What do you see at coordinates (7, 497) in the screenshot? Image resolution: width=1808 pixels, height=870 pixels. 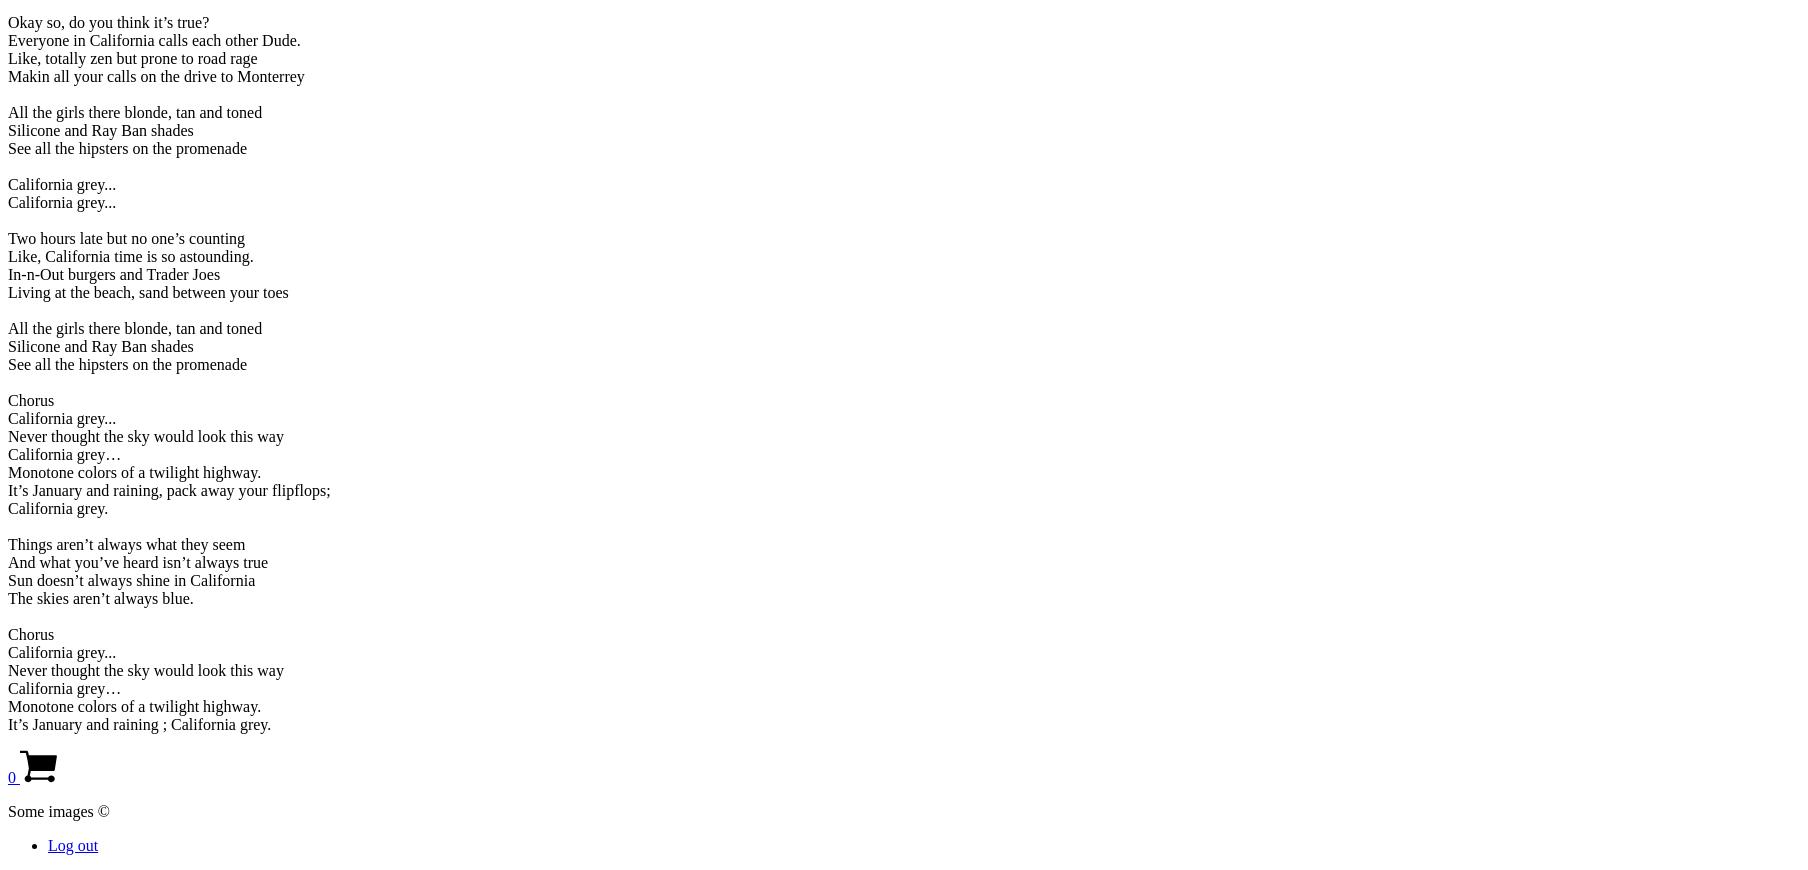 I see `'It’s January and raining, pack away your flipflops; California grey.'` at bounding box center [7, 497].